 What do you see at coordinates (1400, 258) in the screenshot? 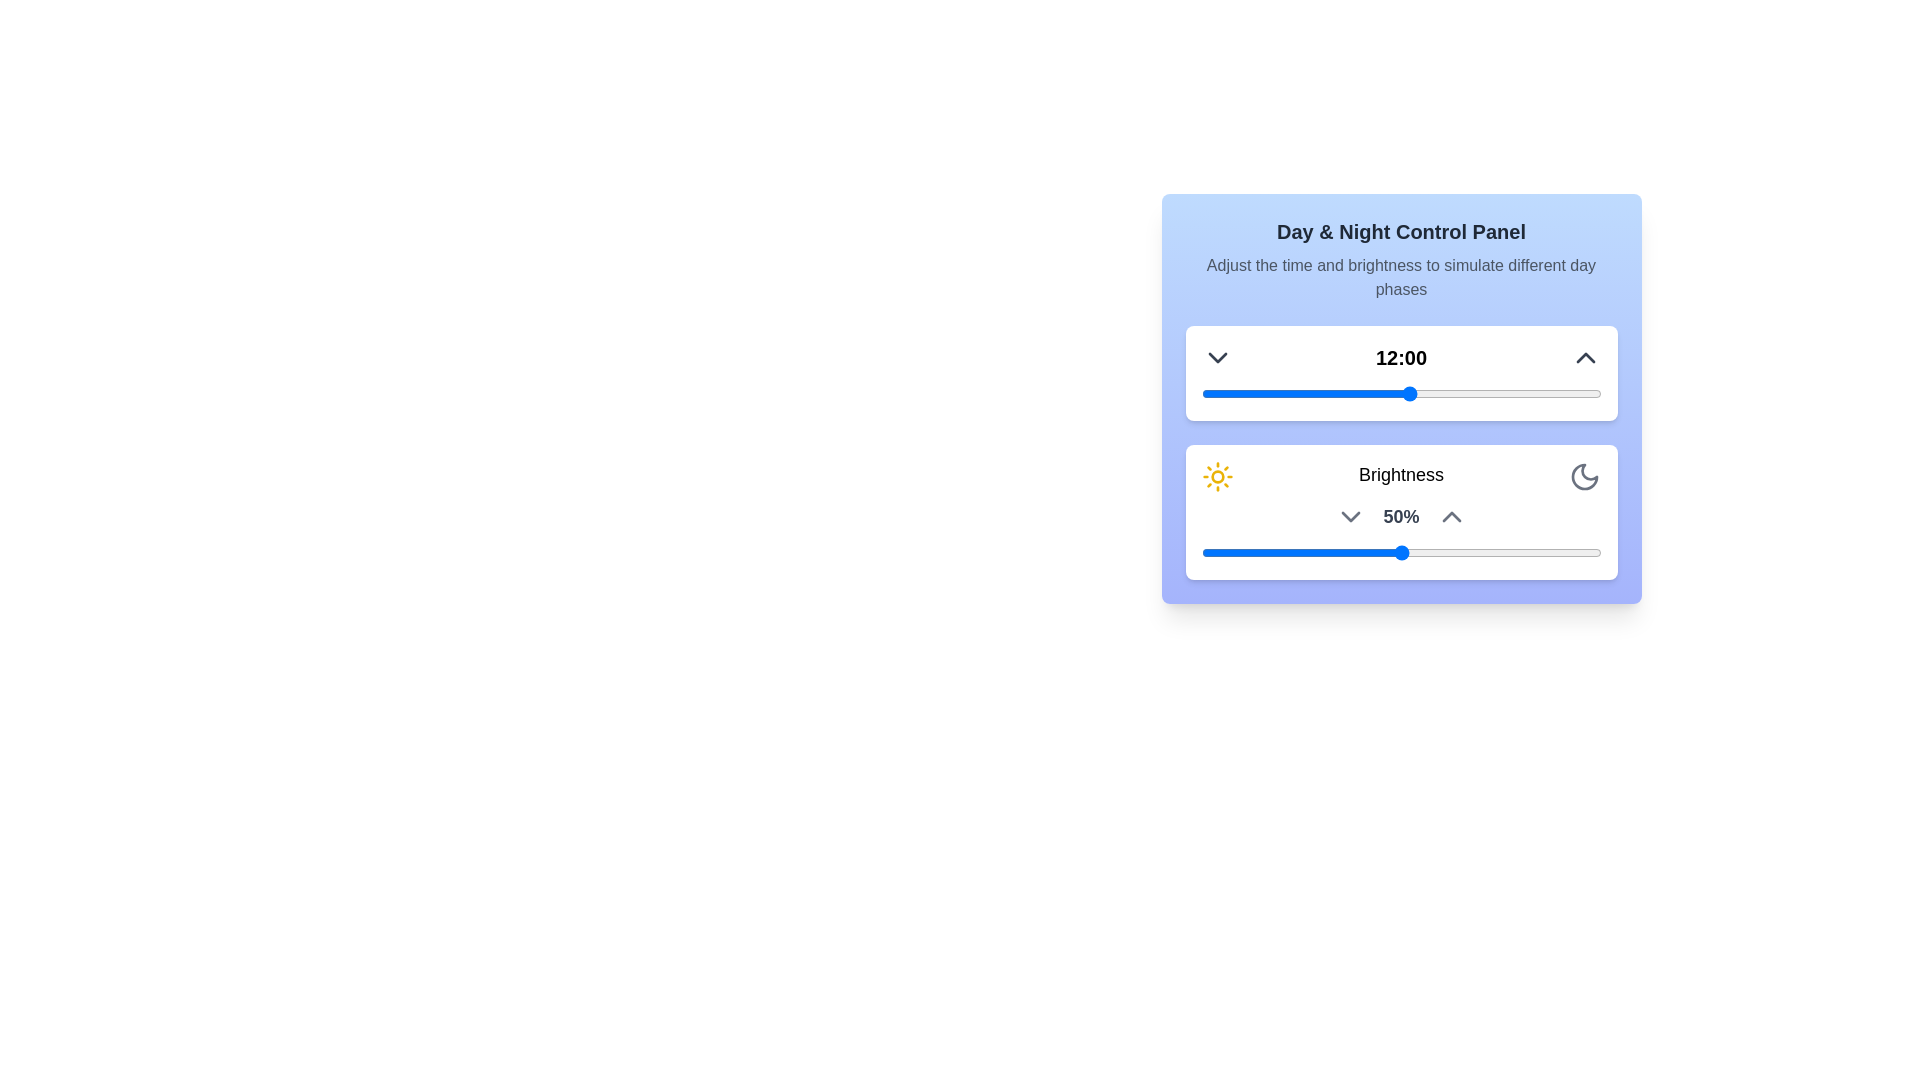
I see `the 'Day & Night Control Panel' text block, which features a bold title and a descriptive subtitle, located at the top-center of the panel` at bounding box center [1400, 258].